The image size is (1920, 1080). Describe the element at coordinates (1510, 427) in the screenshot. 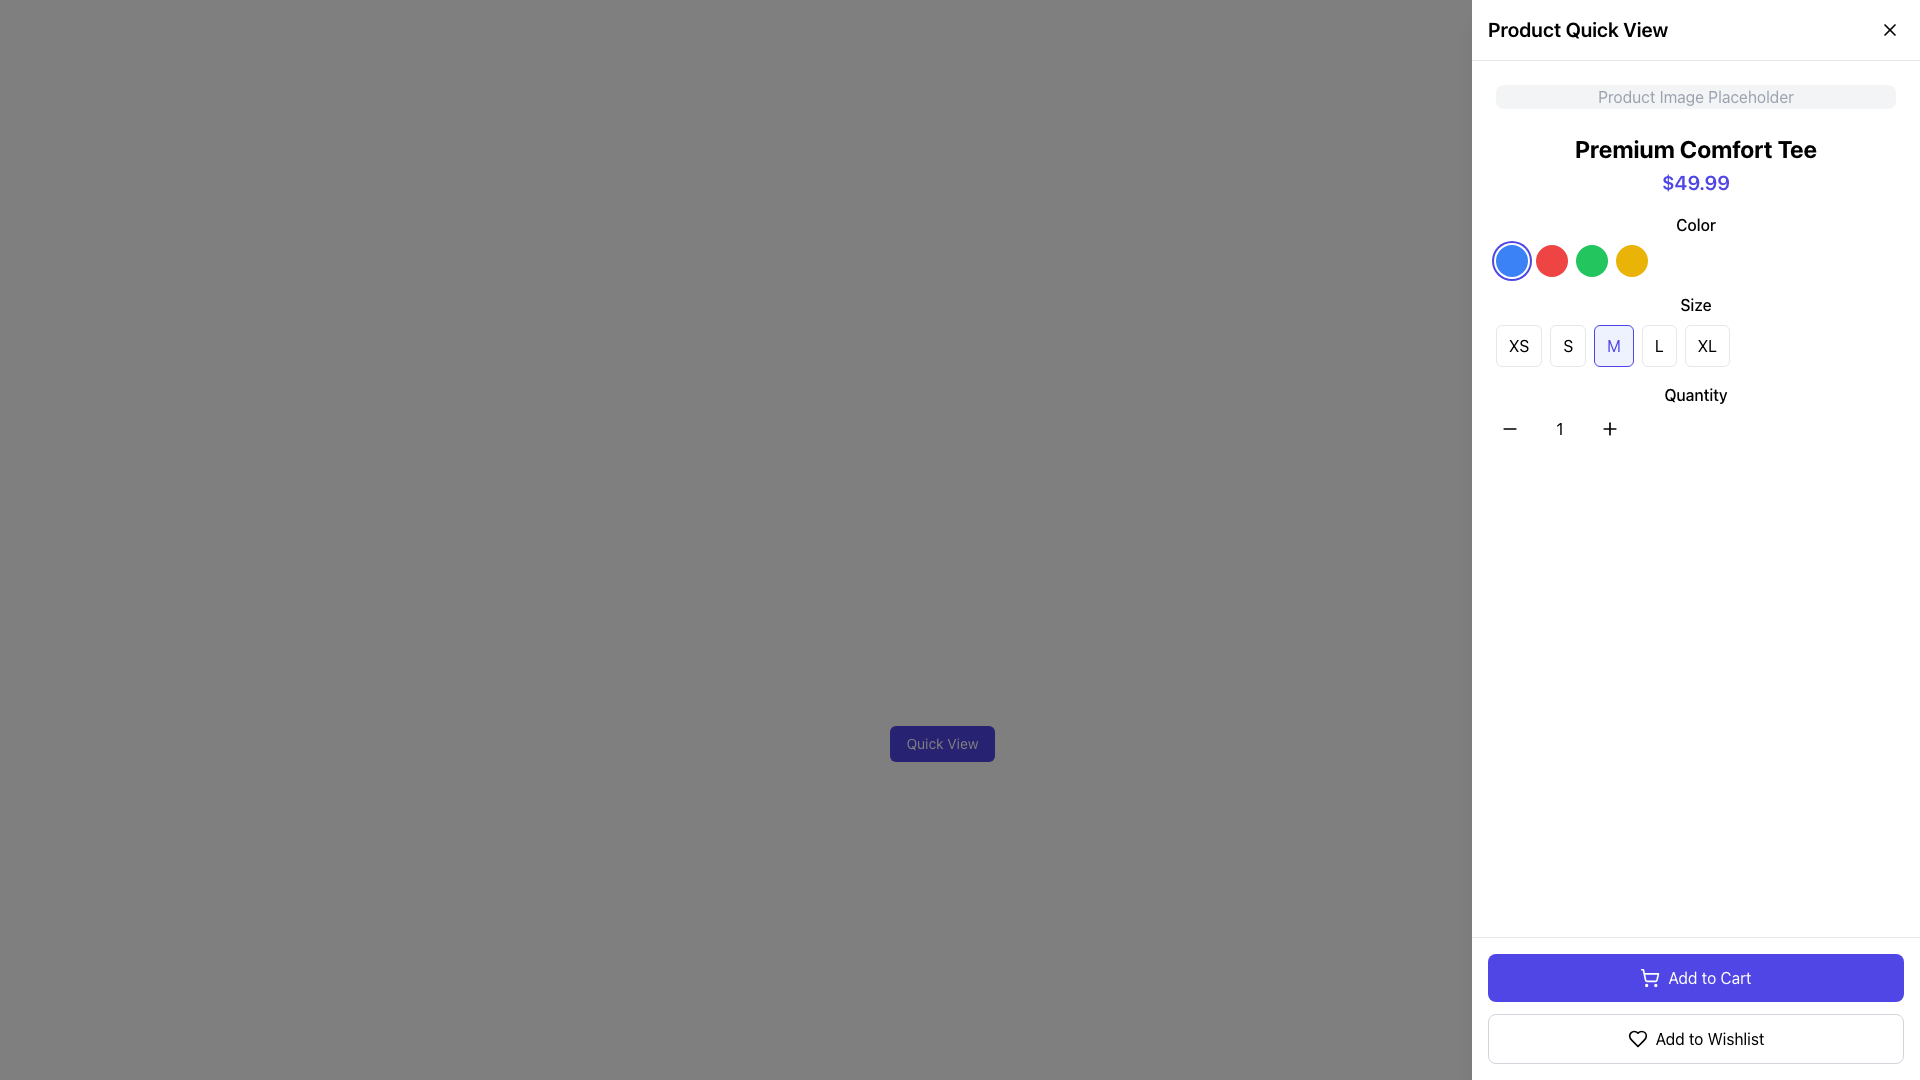

I see `the quantity decrease button located on the far left of the 'Quantity' section in the product quick view modal to observe hover effects` at that location.